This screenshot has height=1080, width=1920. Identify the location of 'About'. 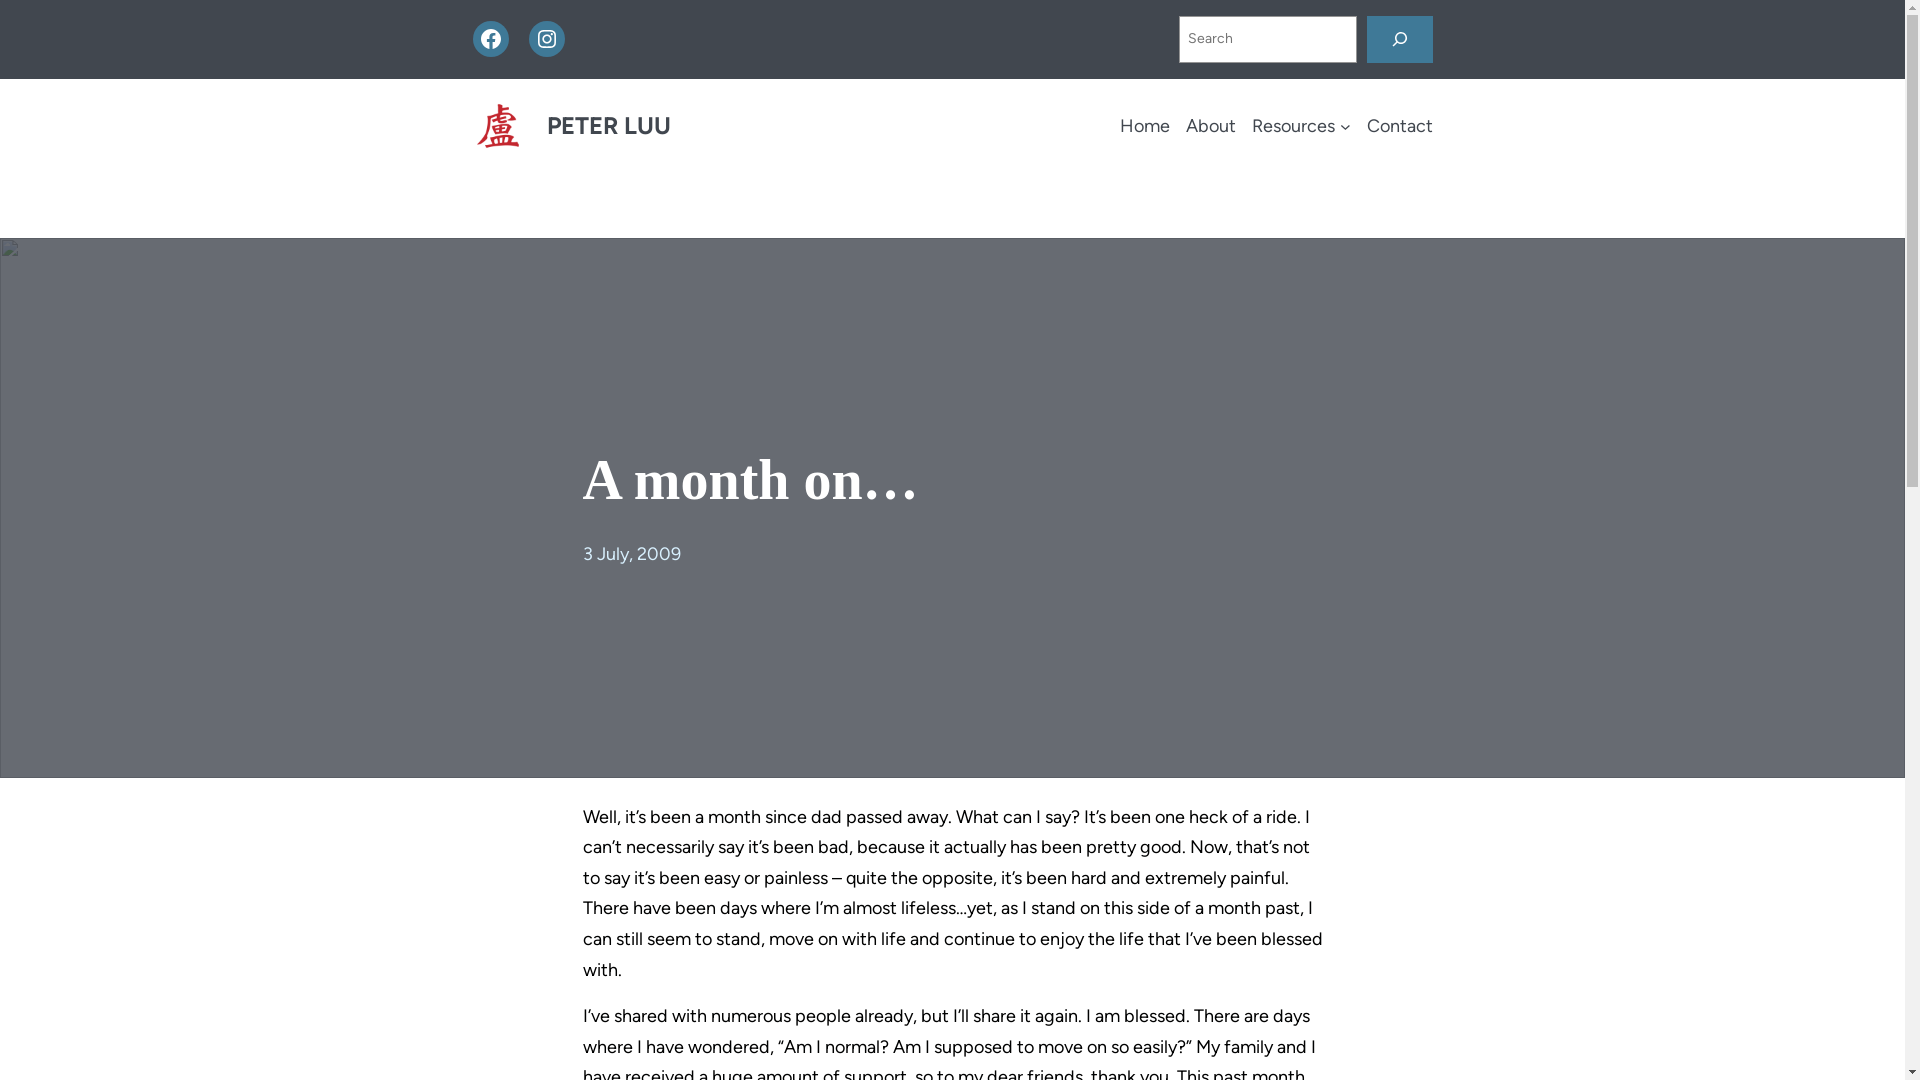
(1185, 126).